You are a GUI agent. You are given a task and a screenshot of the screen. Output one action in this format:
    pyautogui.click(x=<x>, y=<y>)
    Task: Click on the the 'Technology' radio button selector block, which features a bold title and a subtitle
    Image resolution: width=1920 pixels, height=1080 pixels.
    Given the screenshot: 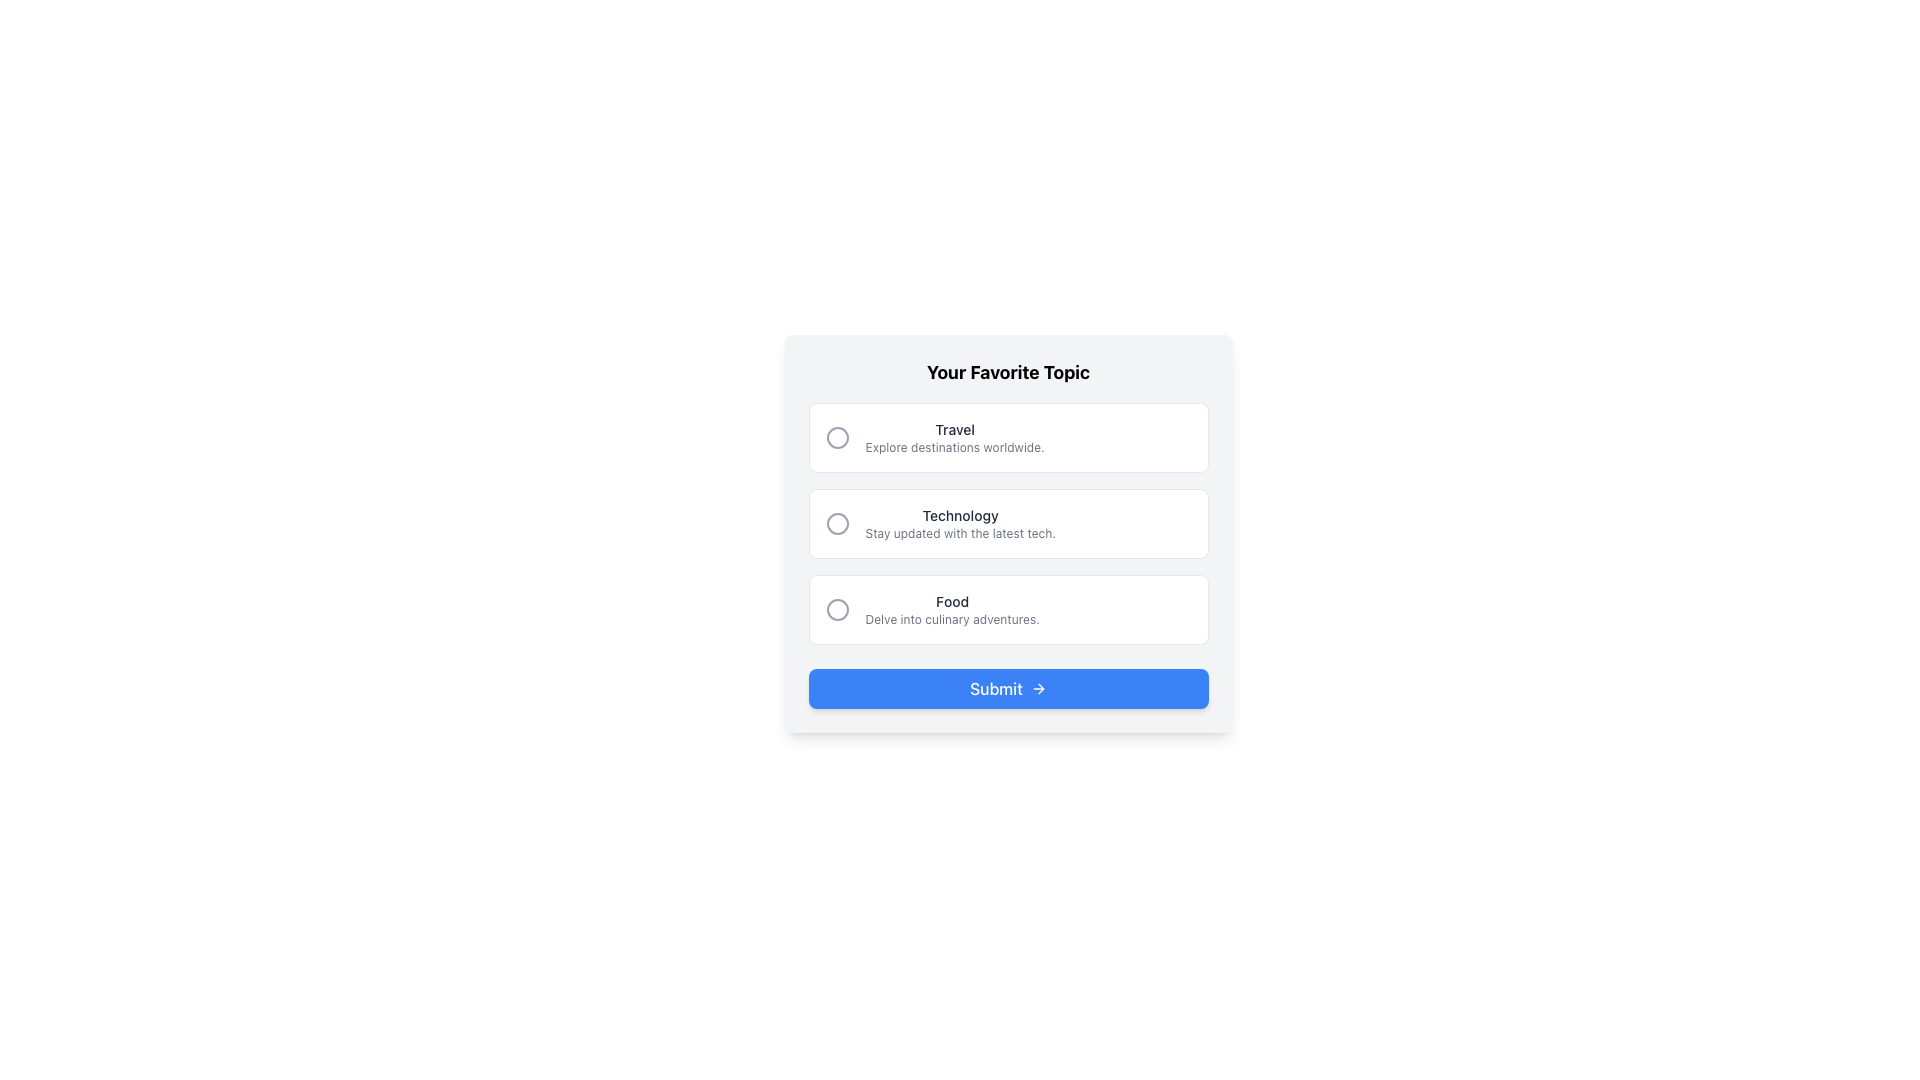 What is the action you would take?
    pyautogui.click(x=1008, y=523)
    